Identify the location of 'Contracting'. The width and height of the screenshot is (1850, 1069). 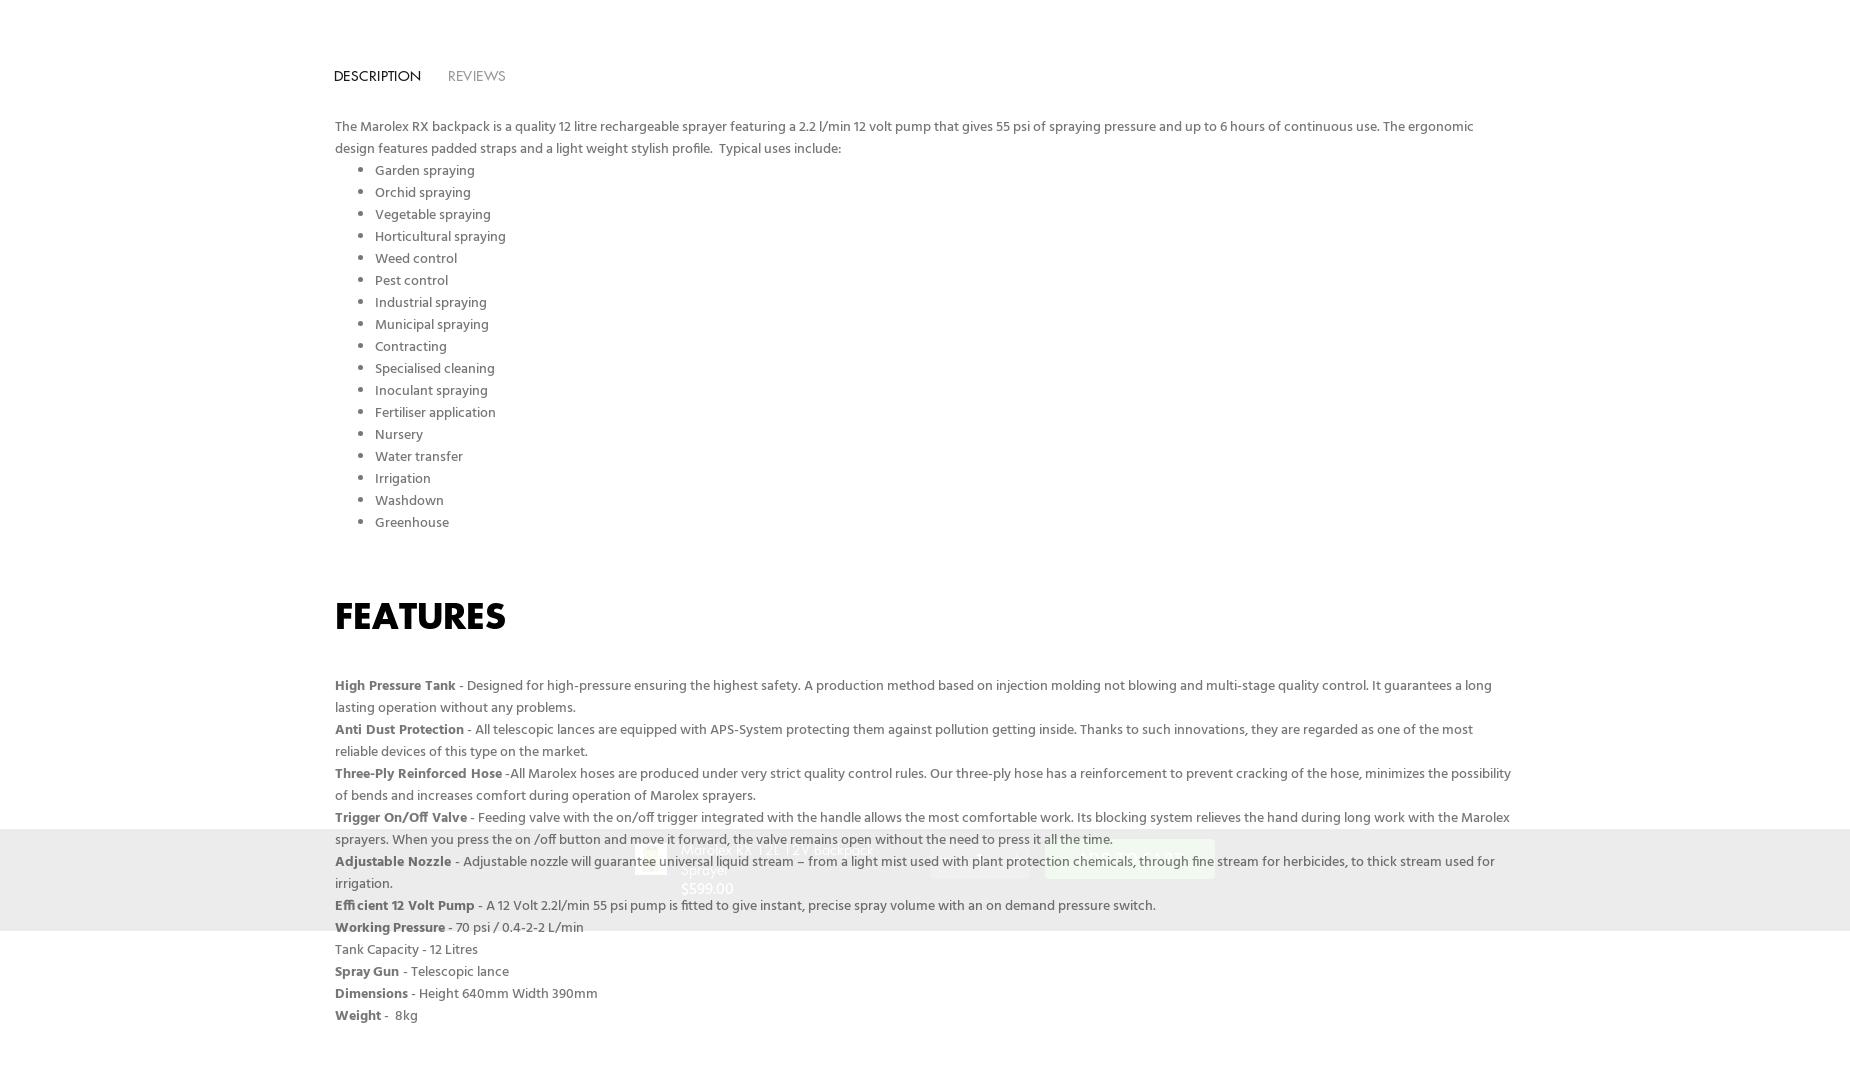
(411, 347).